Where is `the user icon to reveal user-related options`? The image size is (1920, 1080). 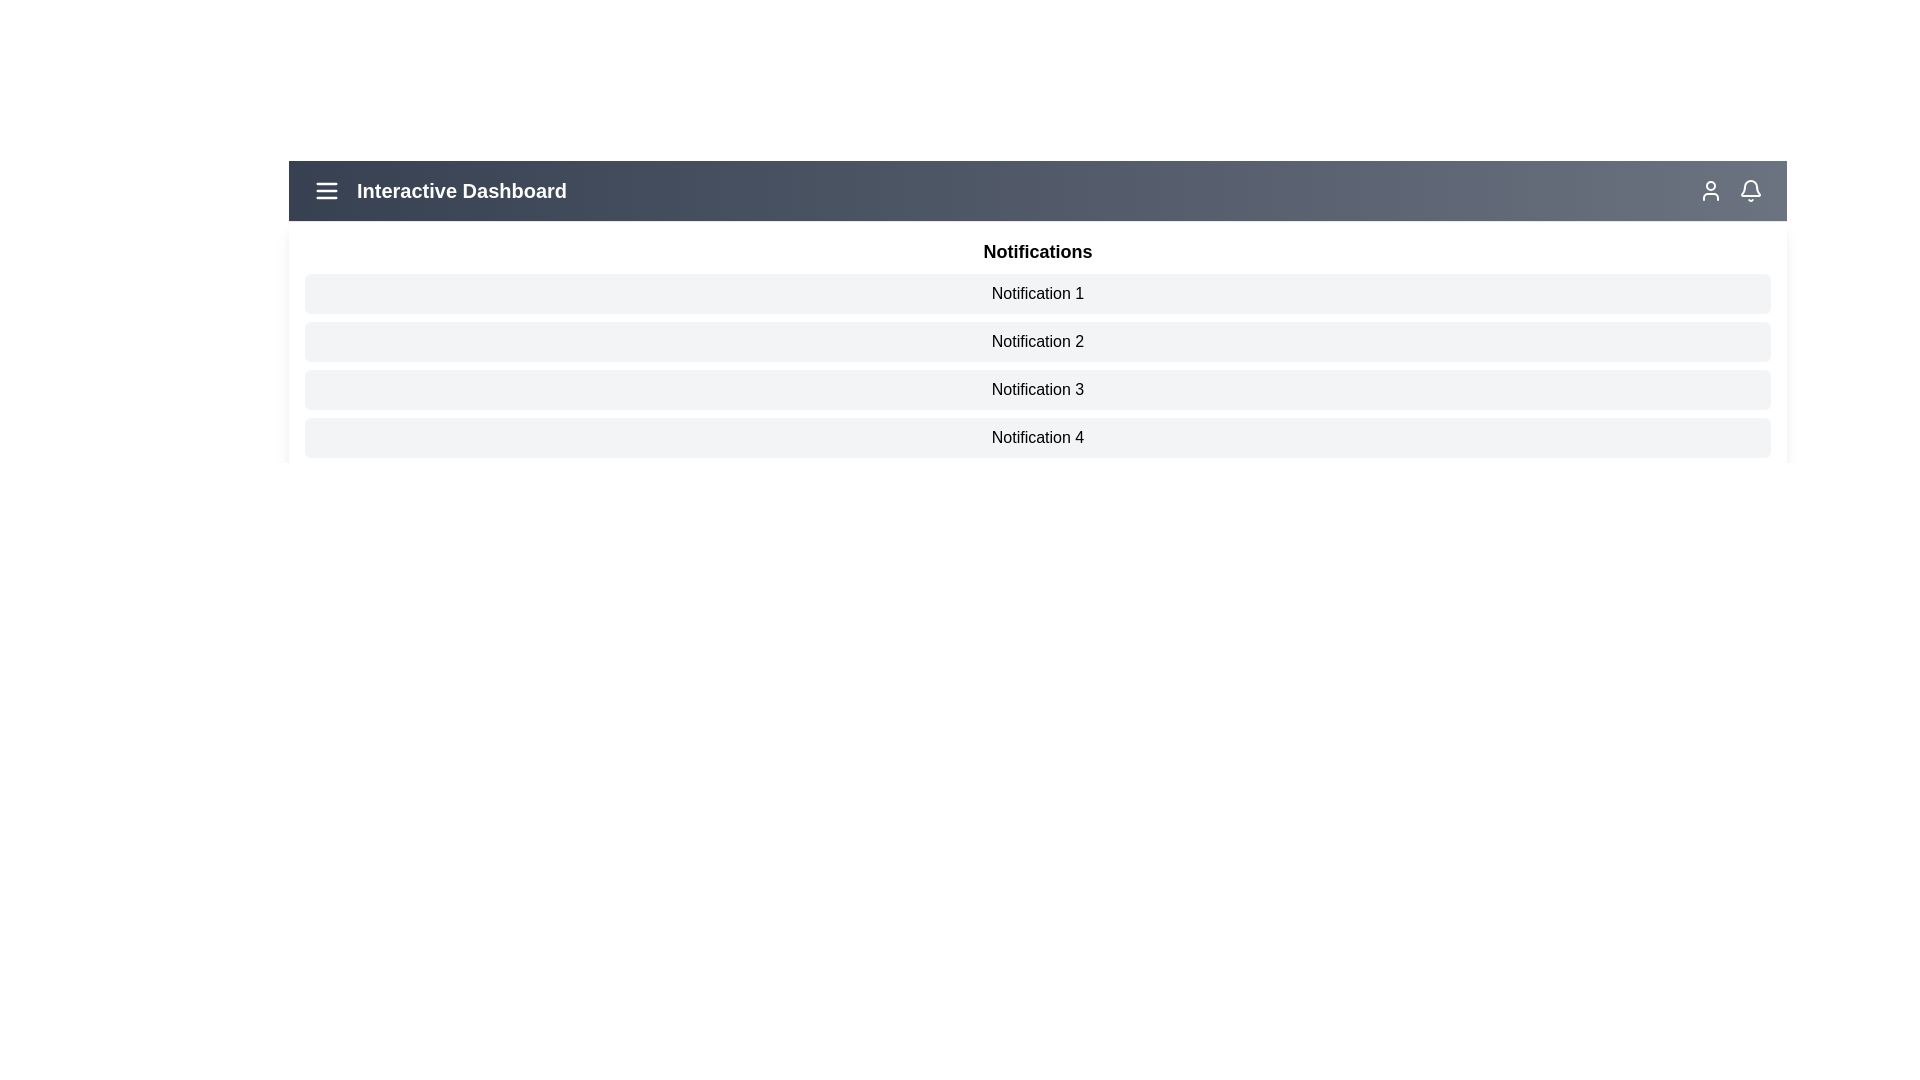 the user icon to reveal user-related options is located at coordinates (1709, 191).